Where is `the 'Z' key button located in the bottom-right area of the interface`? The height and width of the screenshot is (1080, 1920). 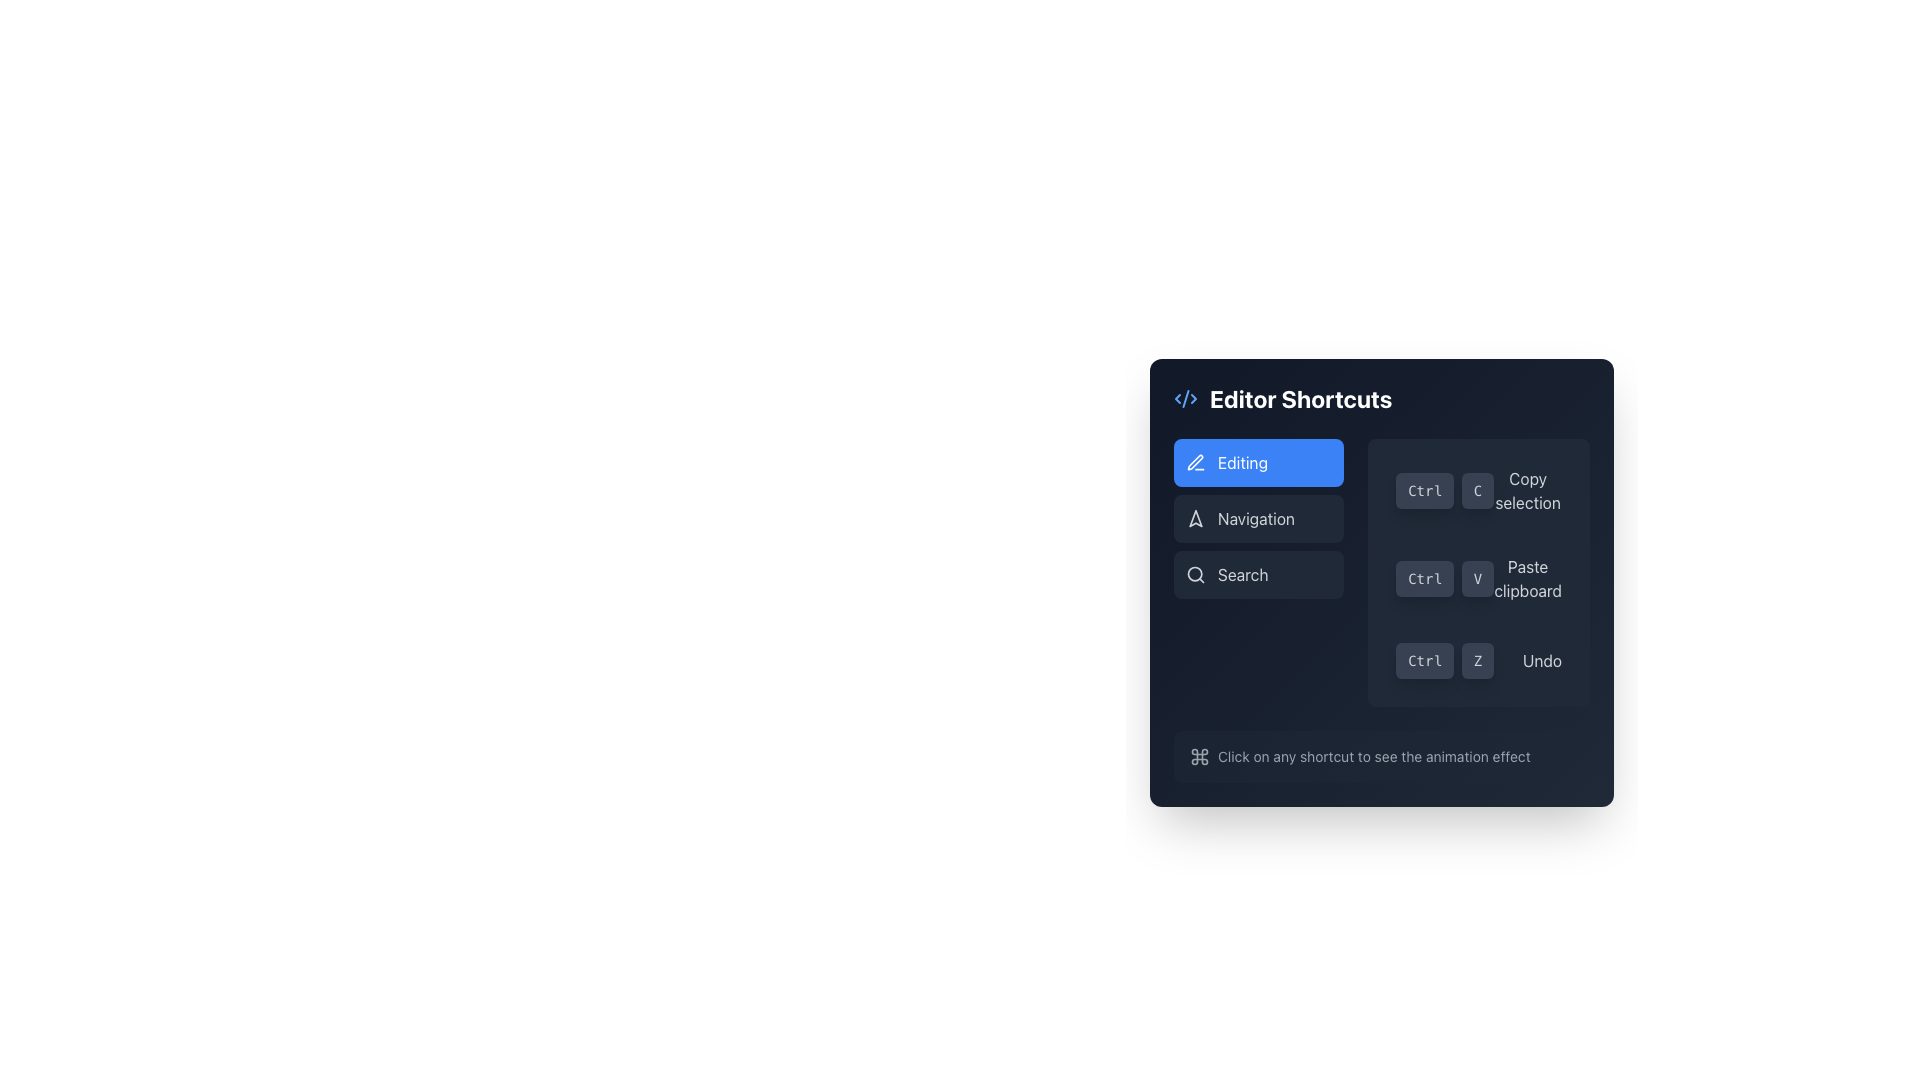
the 'Z' key button located in the bottom-right area of the interface is located at coordinates (1478, 660).